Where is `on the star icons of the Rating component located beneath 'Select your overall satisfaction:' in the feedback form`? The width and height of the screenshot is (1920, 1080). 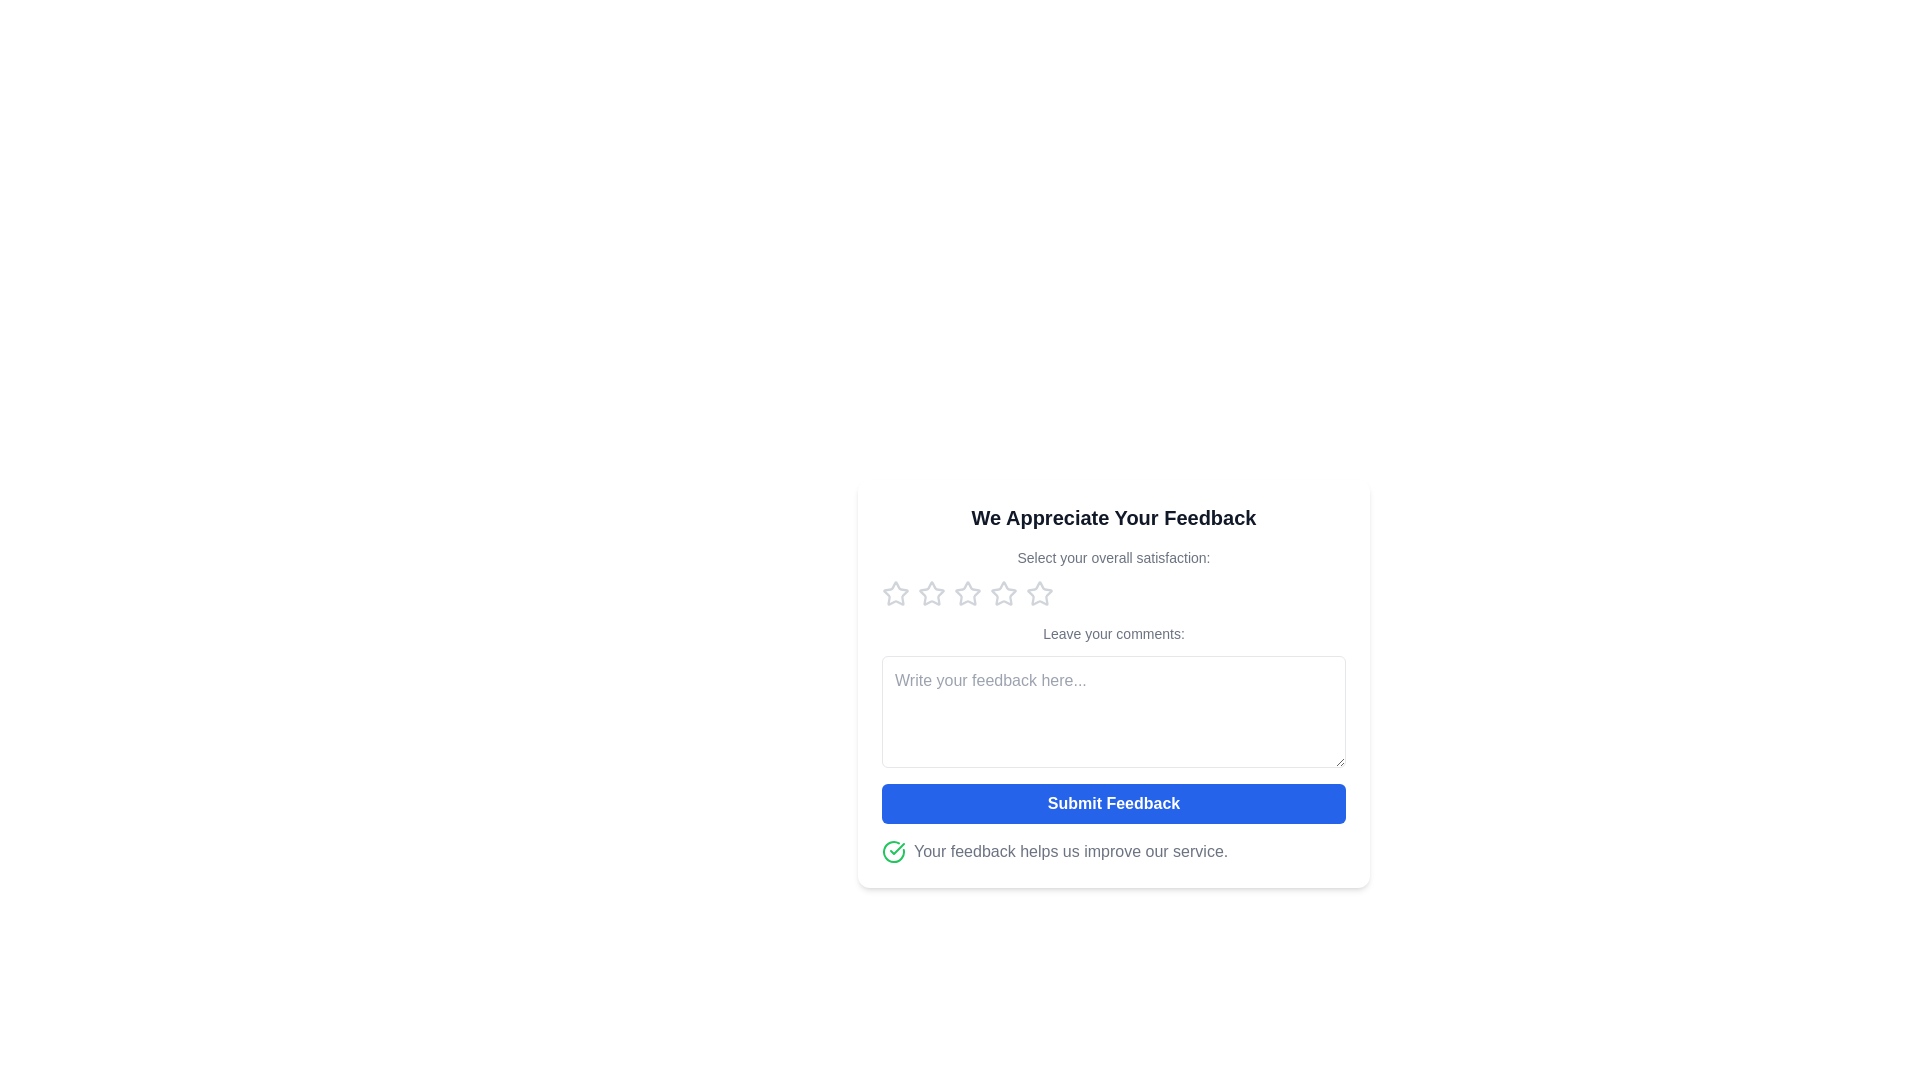
on the star icons of the Rating component located beneath 'Select your overall satisfaction:' in the feedback form is located at coordinates (1112, 593).